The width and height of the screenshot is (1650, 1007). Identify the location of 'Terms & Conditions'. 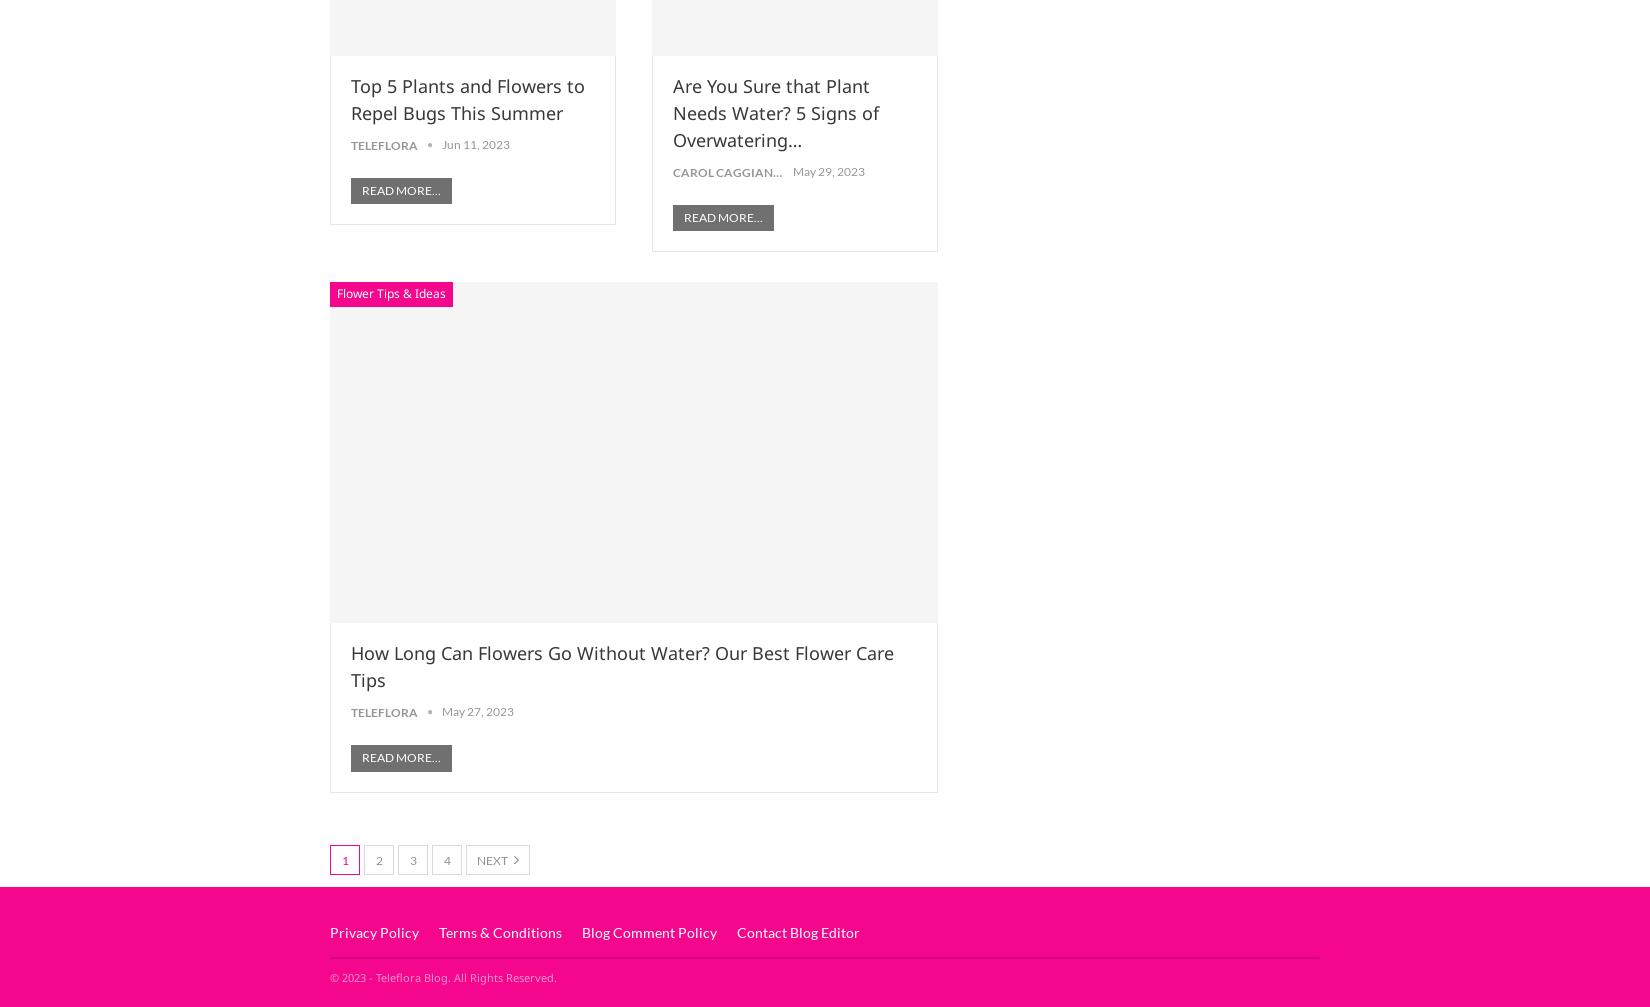
(499, 931).